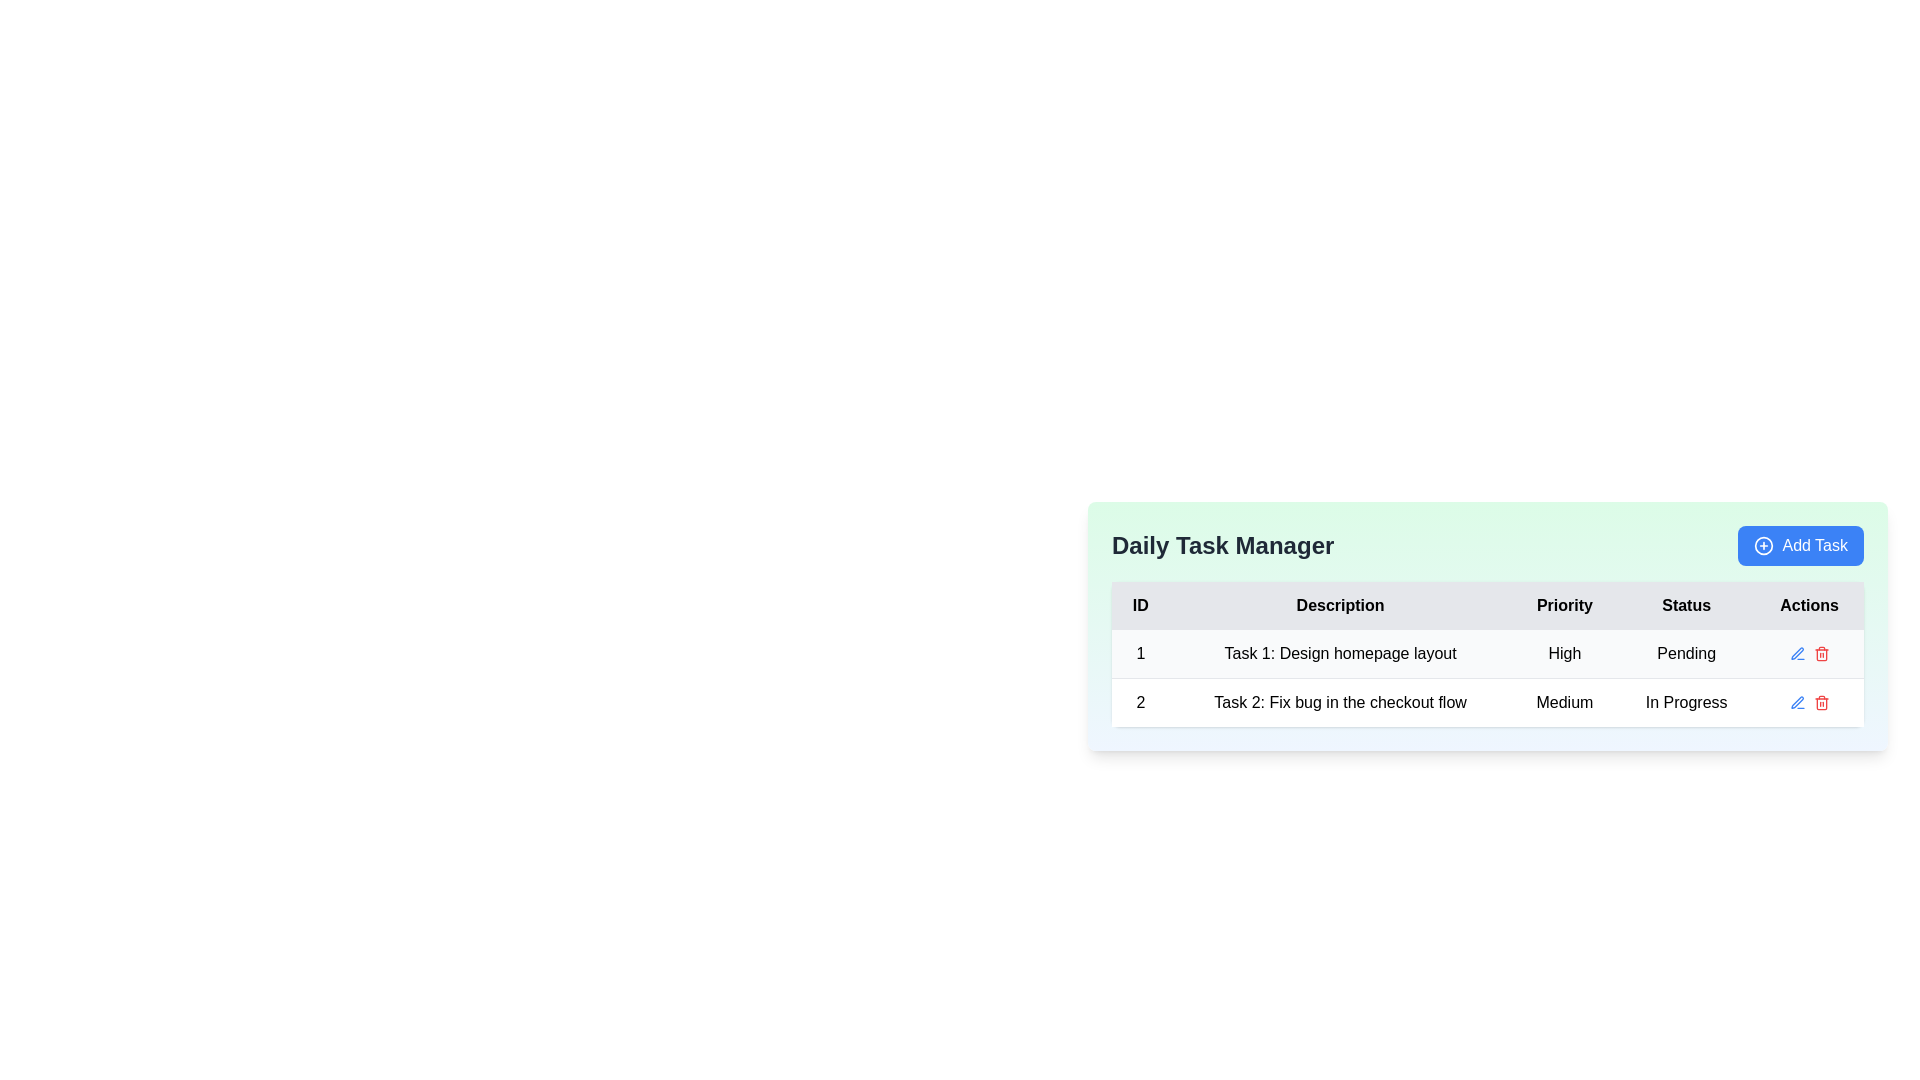 The image size is (1920, 1080). Describe the element at coordinates (1488, 677) in the screenshot. I see `the table displaying the list of tasks in the 'Daily Task Manager' section` at that location.